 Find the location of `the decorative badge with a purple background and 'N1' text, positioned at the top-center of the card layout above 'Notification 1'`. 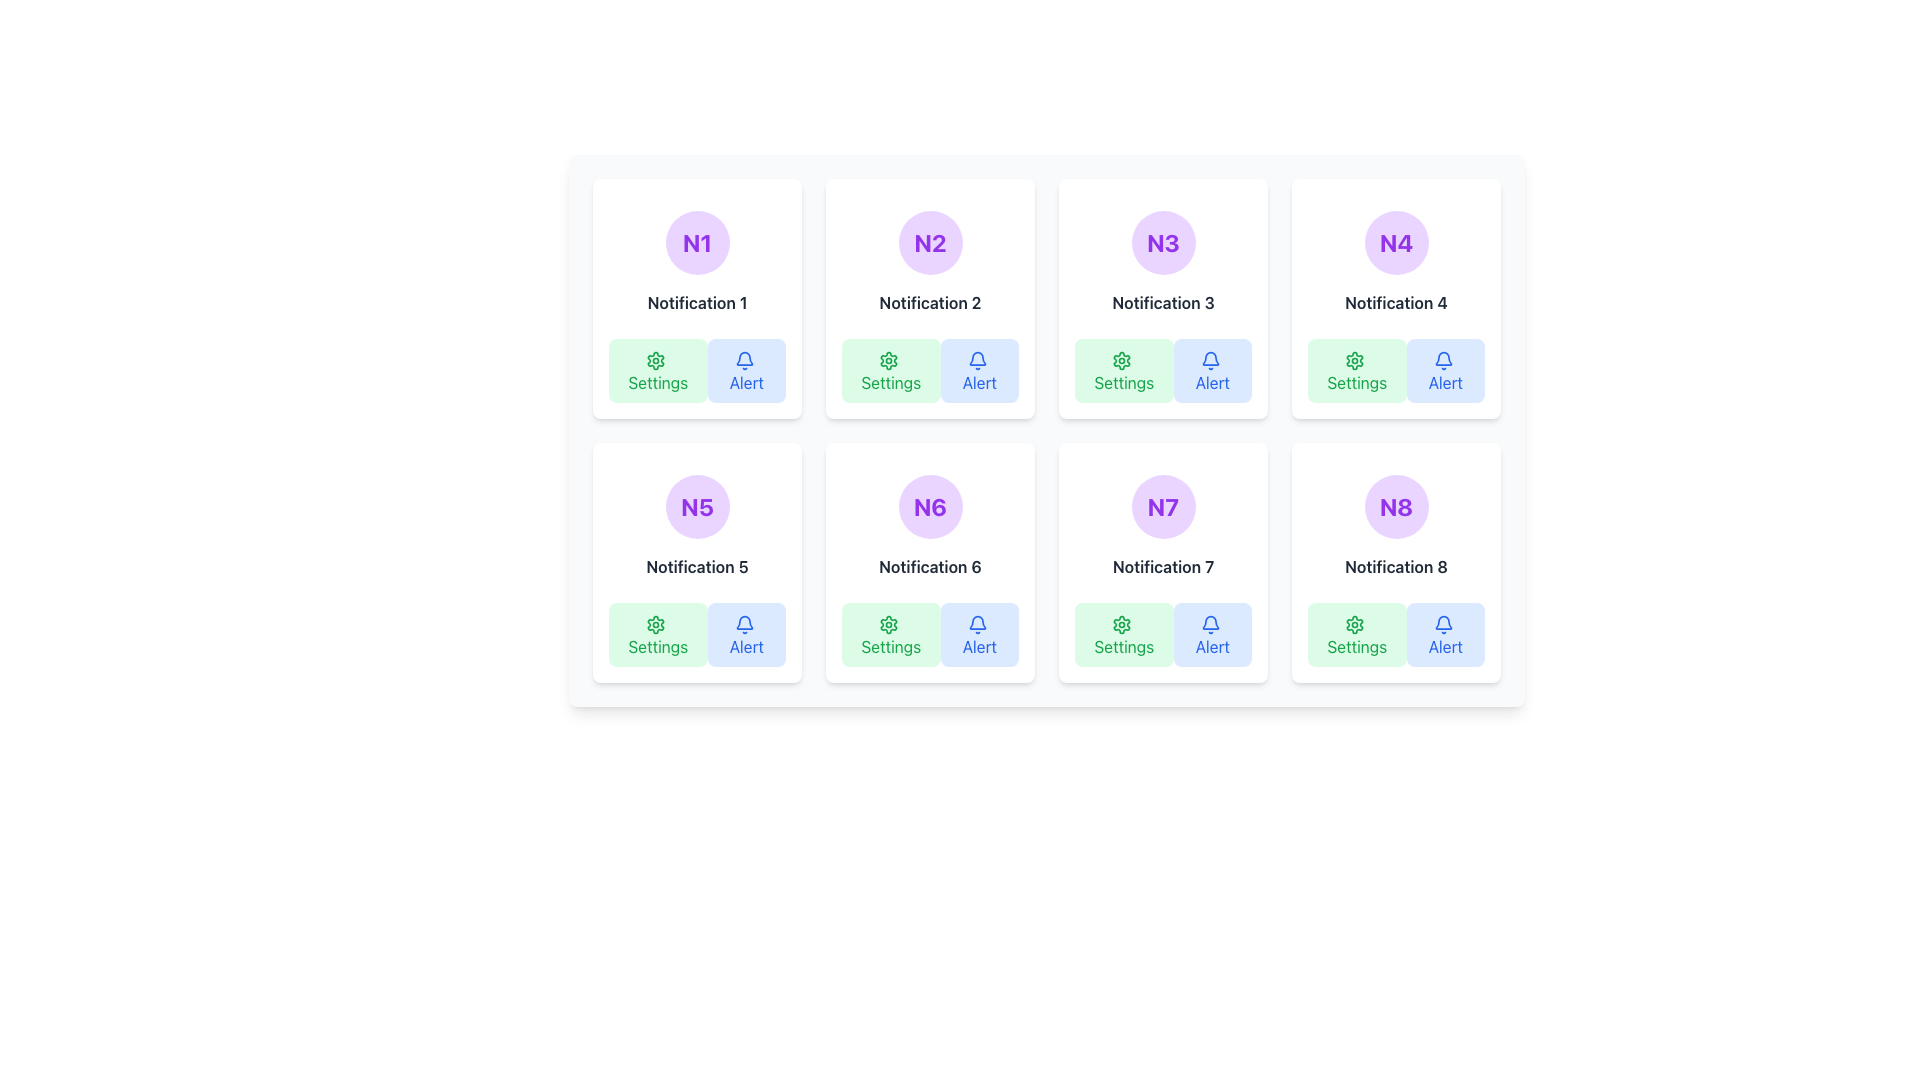

the decorative badge with a purple background and 'N1' text, positioned at the top-center of the card layout above 'Notification 1' is located at coordinates (697, 242).